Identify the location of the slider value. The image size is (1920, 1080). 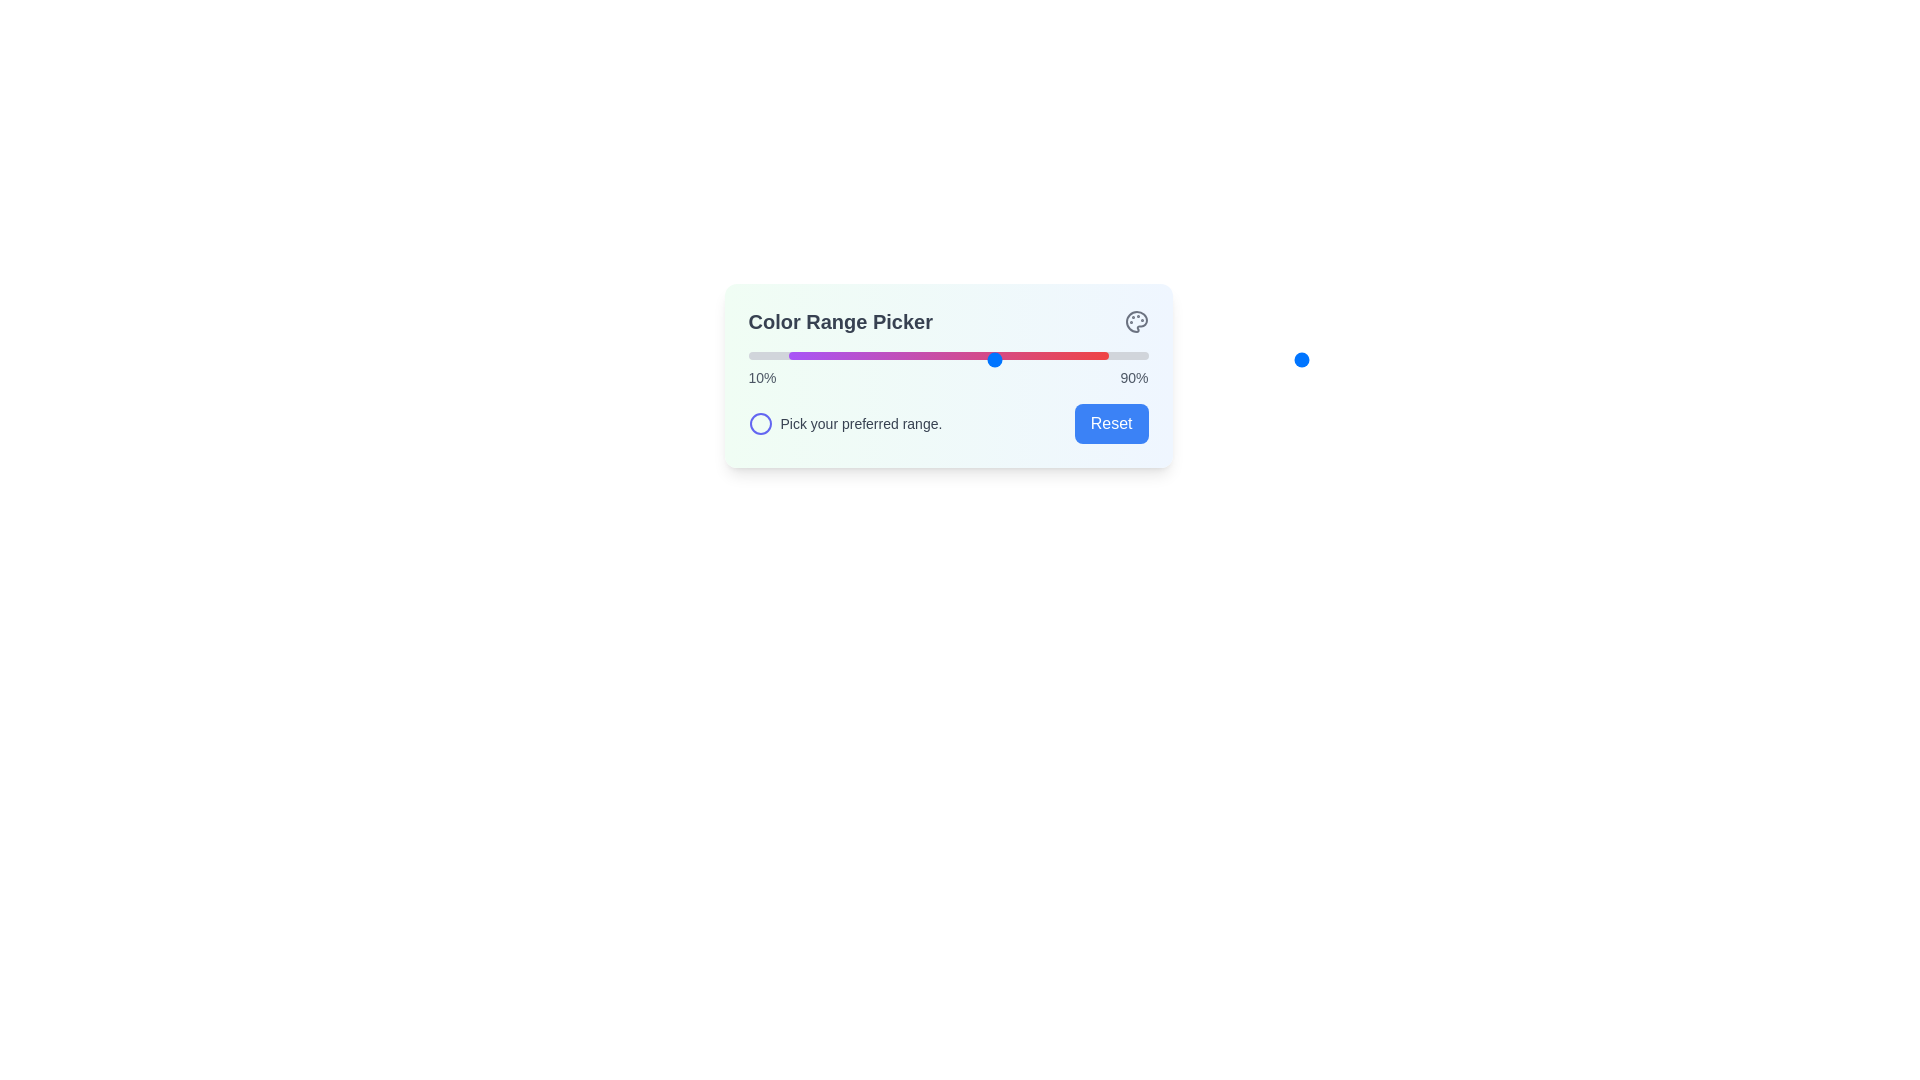
(933, 354).